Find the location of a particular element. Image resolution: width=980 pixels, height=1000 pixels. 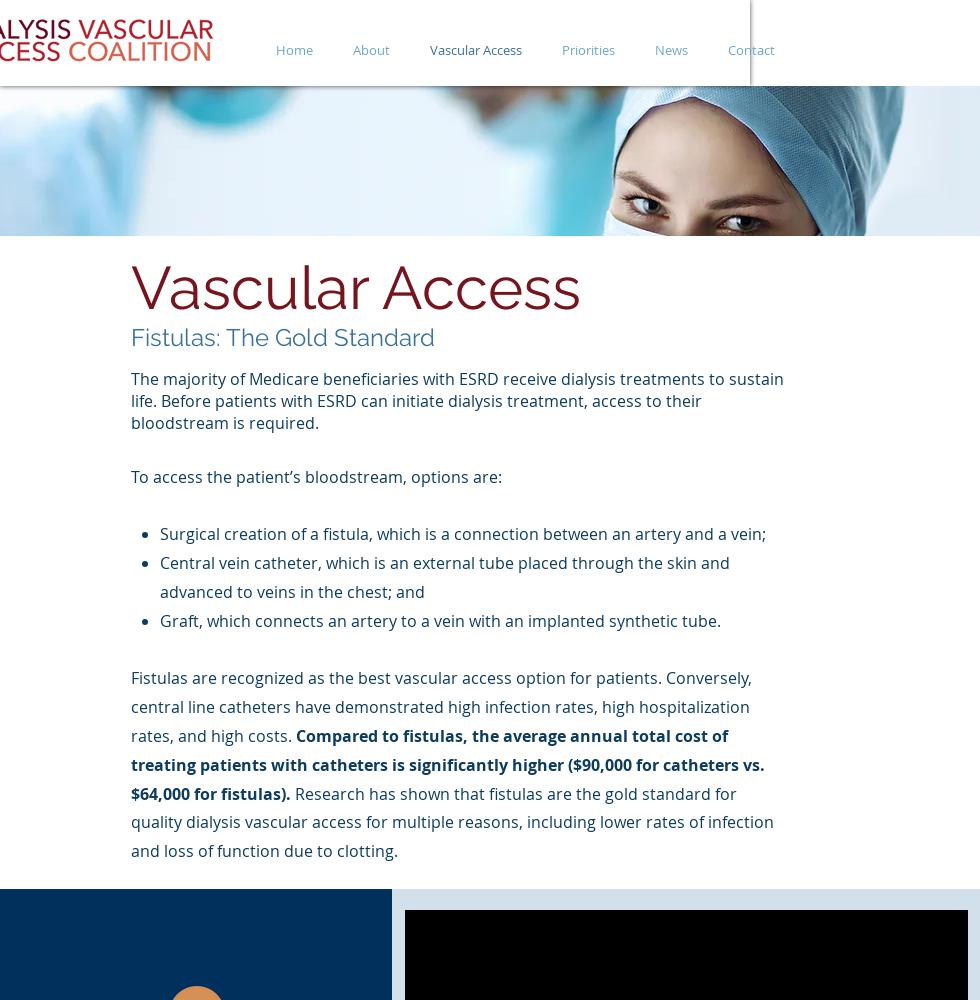

'The majority of Medicare beneficiaries with ESRD receive dialysis treatments to sustain life. Before patients with ESRD can initiate dialysis treatment, access to their bloodstream is required.' is located at coordinates (457, 401).